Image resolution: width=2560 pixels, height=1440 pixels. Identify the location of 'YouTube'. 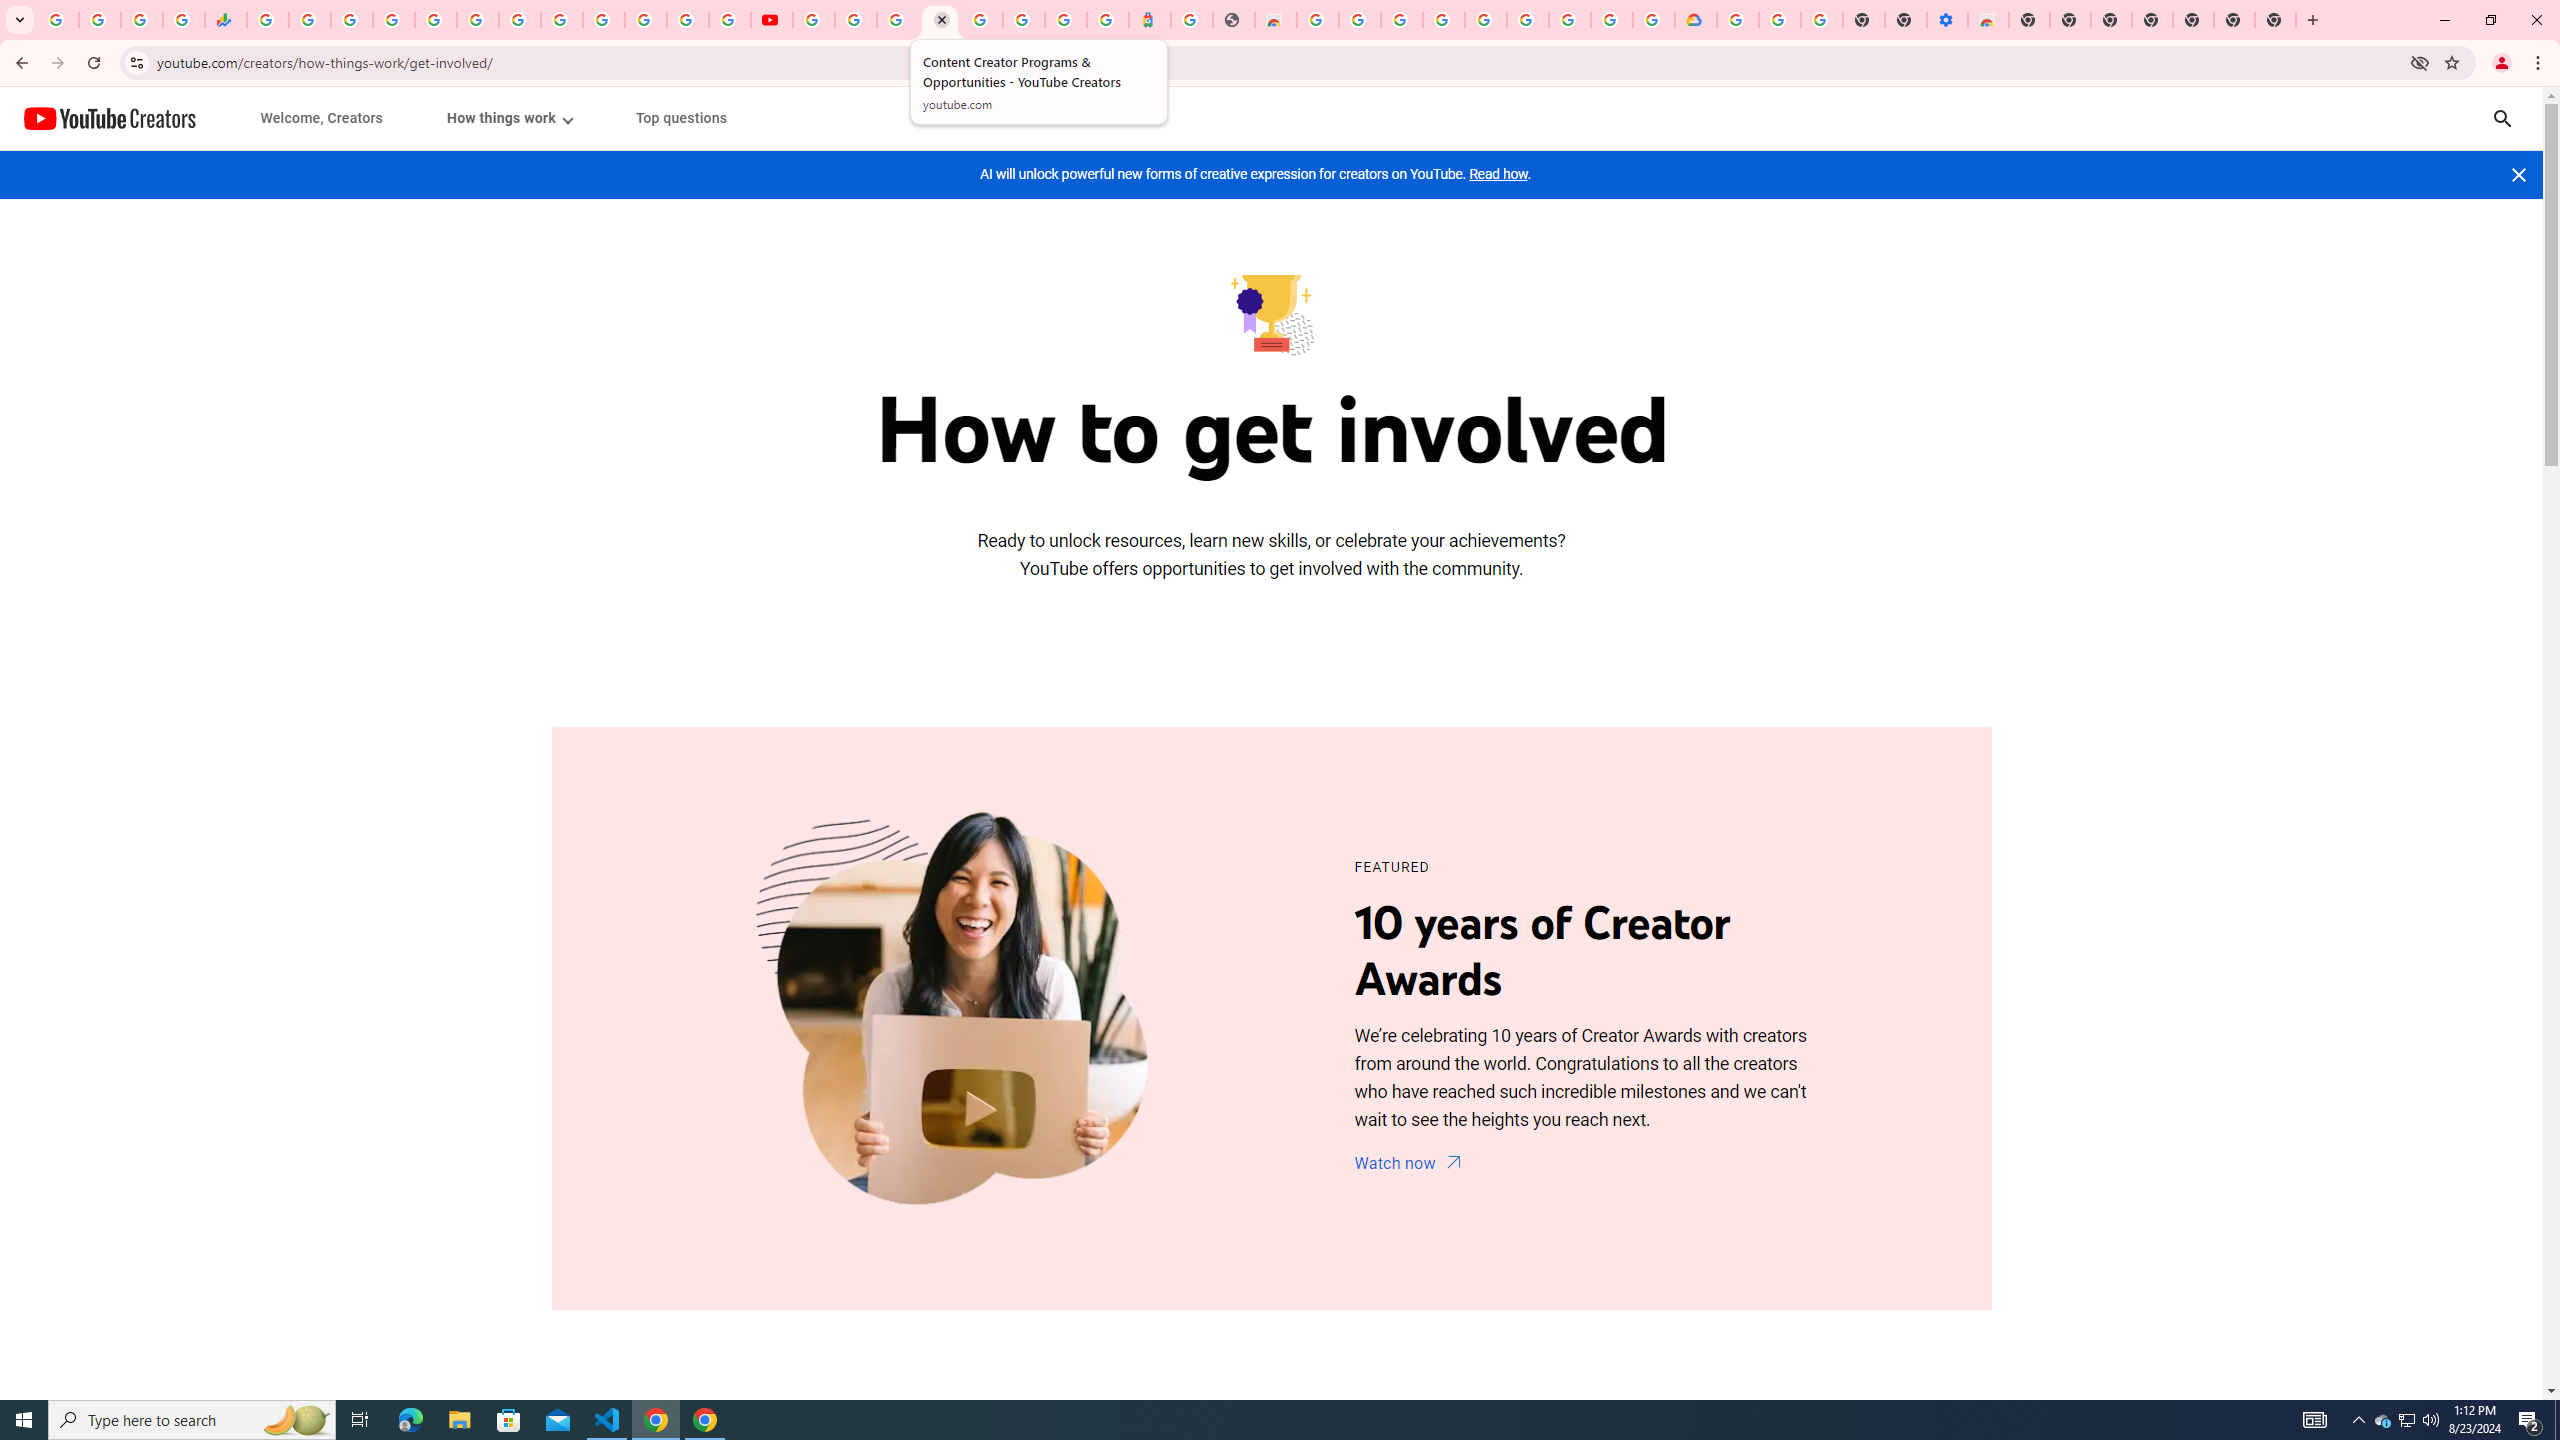
(814, 19).